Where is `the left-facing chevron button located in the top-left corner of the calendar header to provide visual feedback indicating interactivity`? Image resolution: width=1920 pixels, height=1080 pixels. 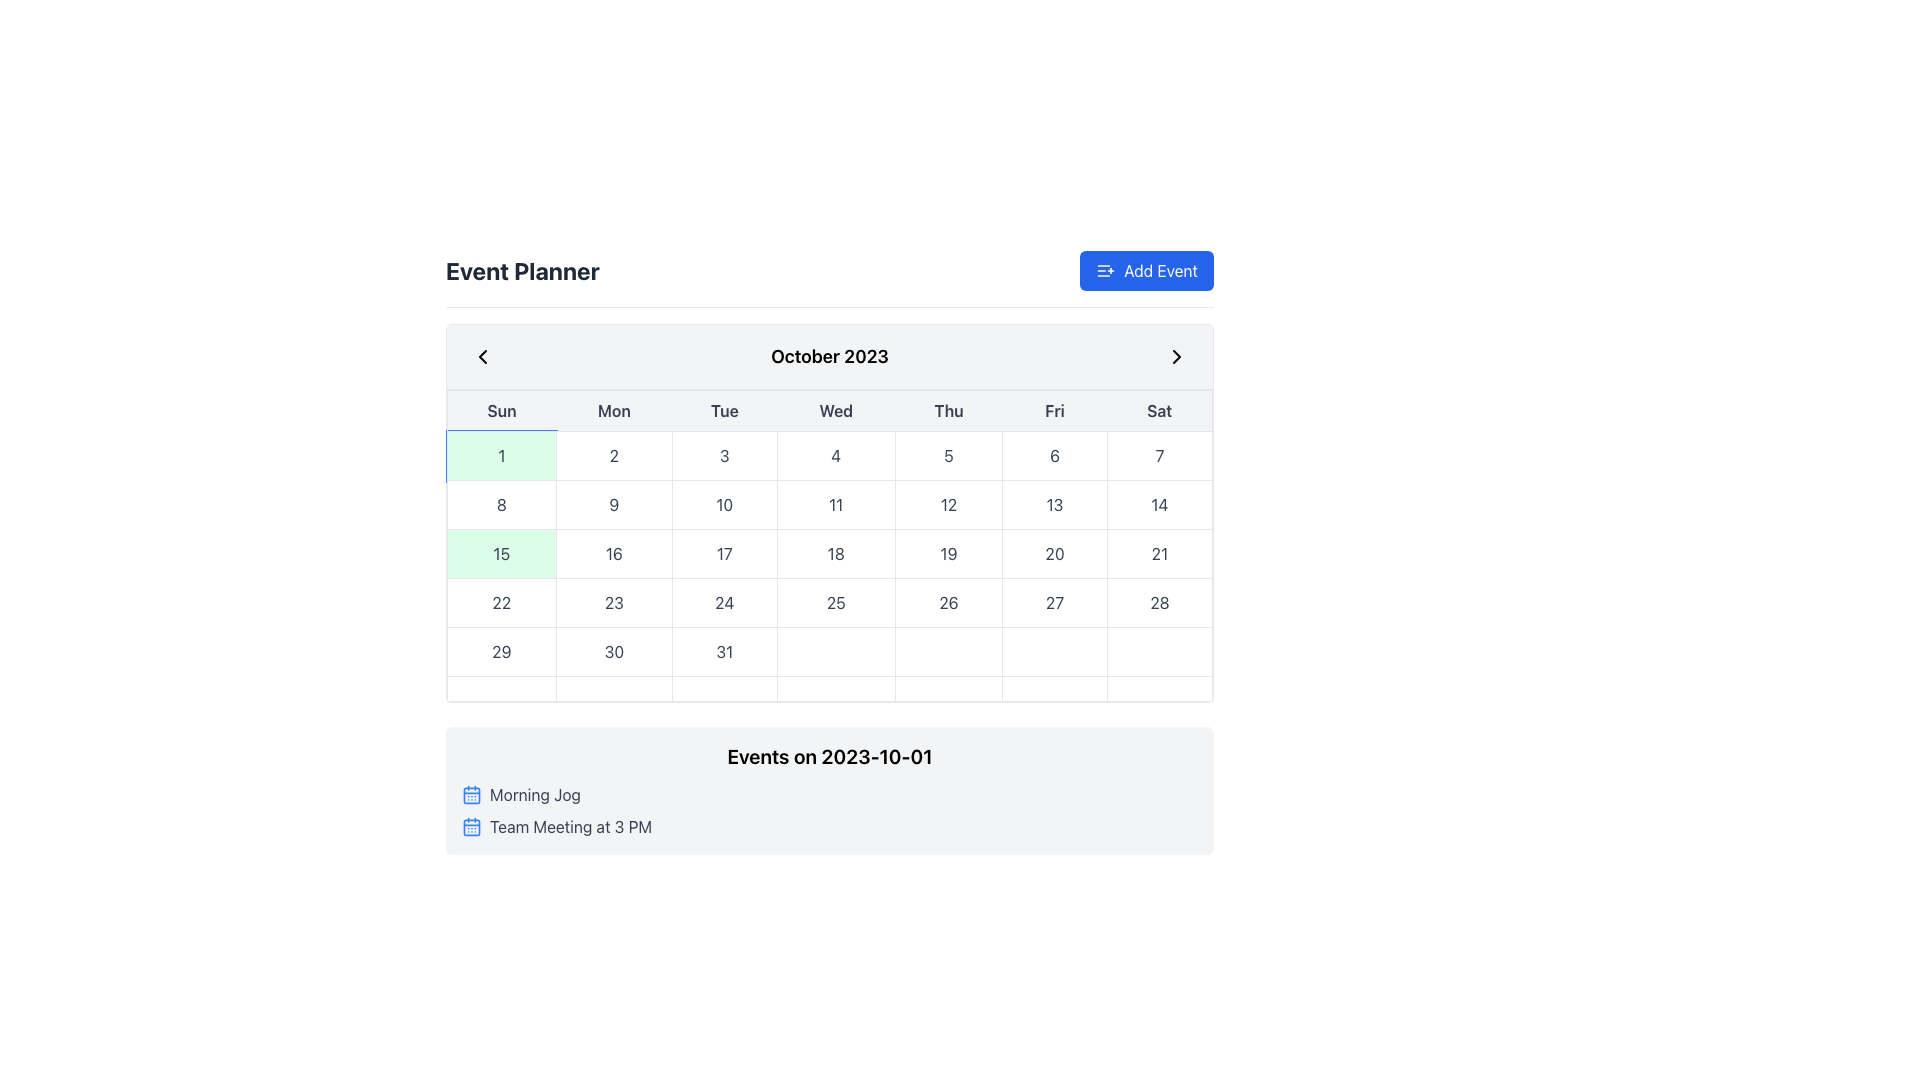 the left-facing chevron button located in the top-left corner of the calendar header to provide visual feedback indicating interactivity is located at coordinates (483, 356).